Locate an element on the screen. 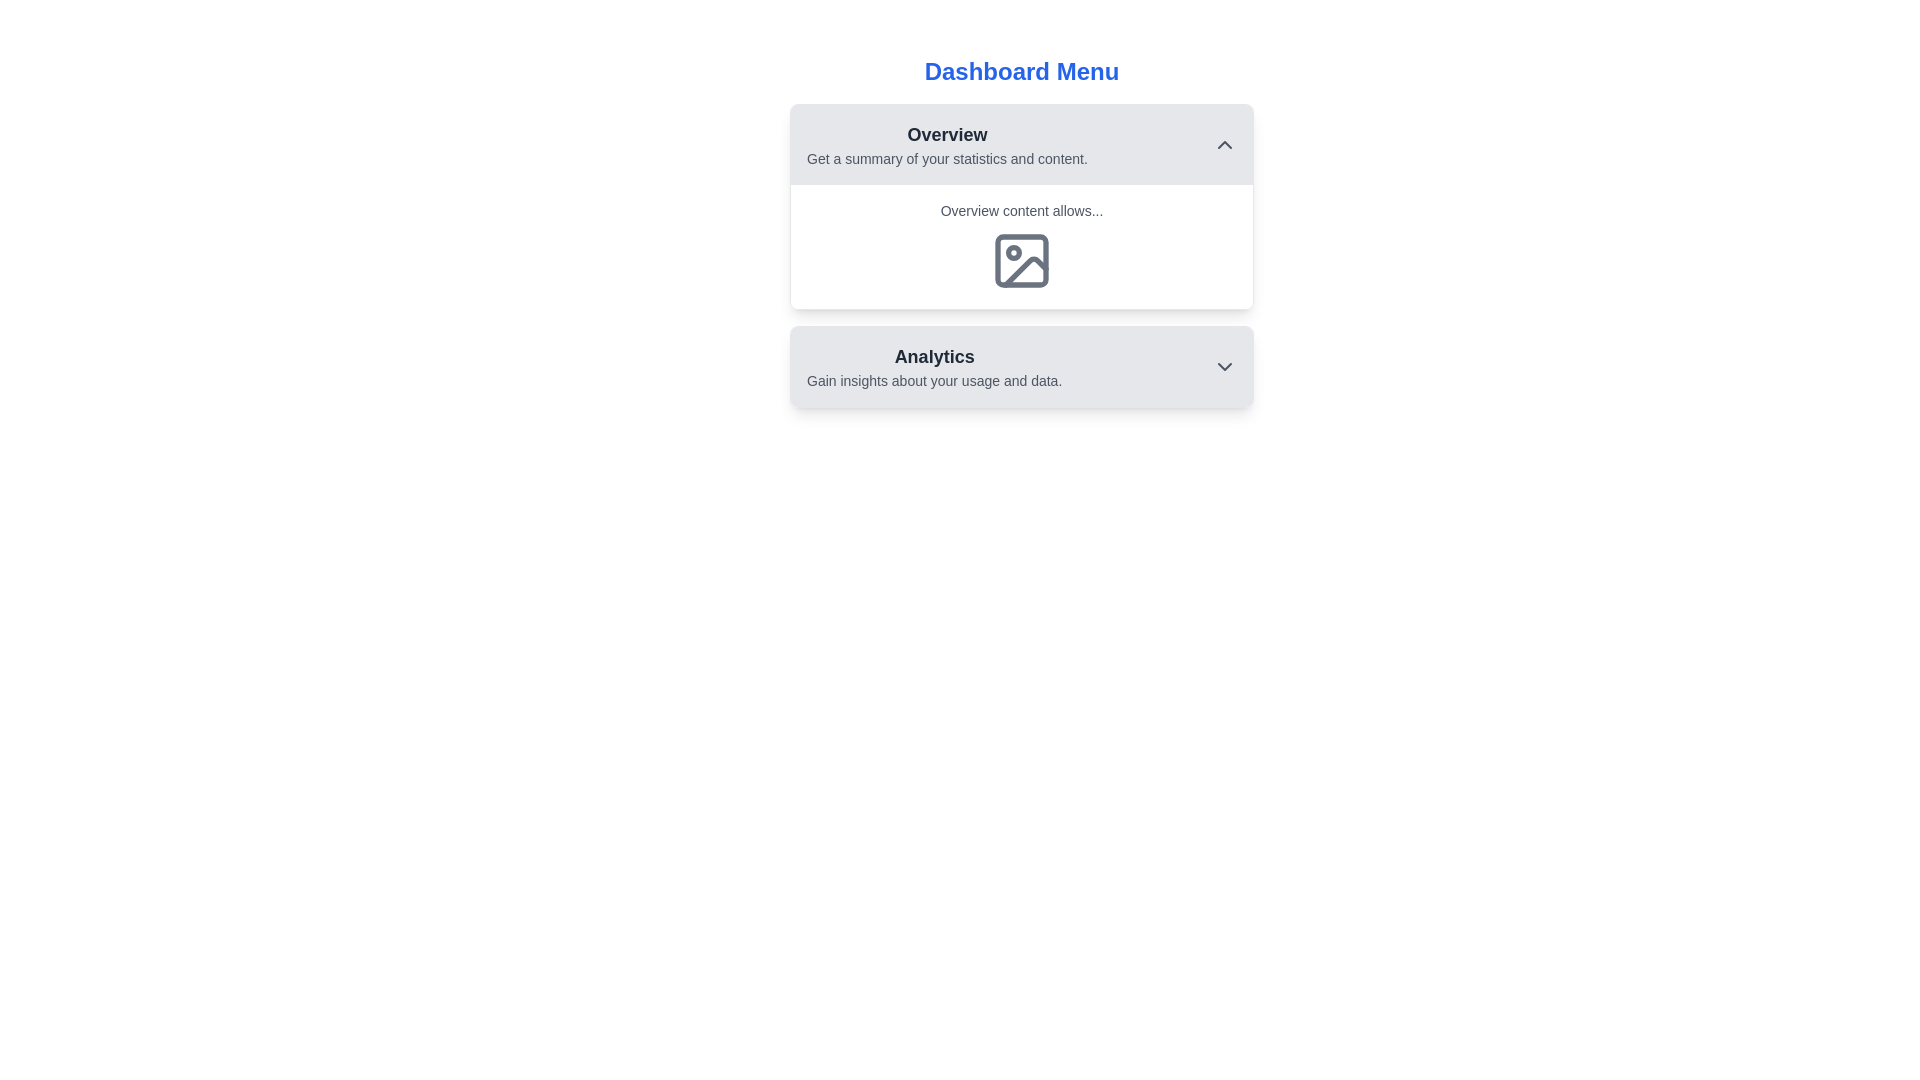  the 'Overview' icon located in the dashboard menu, which serves as a visual representation for the summary or preview feature is located at coordinates (1022, 260).